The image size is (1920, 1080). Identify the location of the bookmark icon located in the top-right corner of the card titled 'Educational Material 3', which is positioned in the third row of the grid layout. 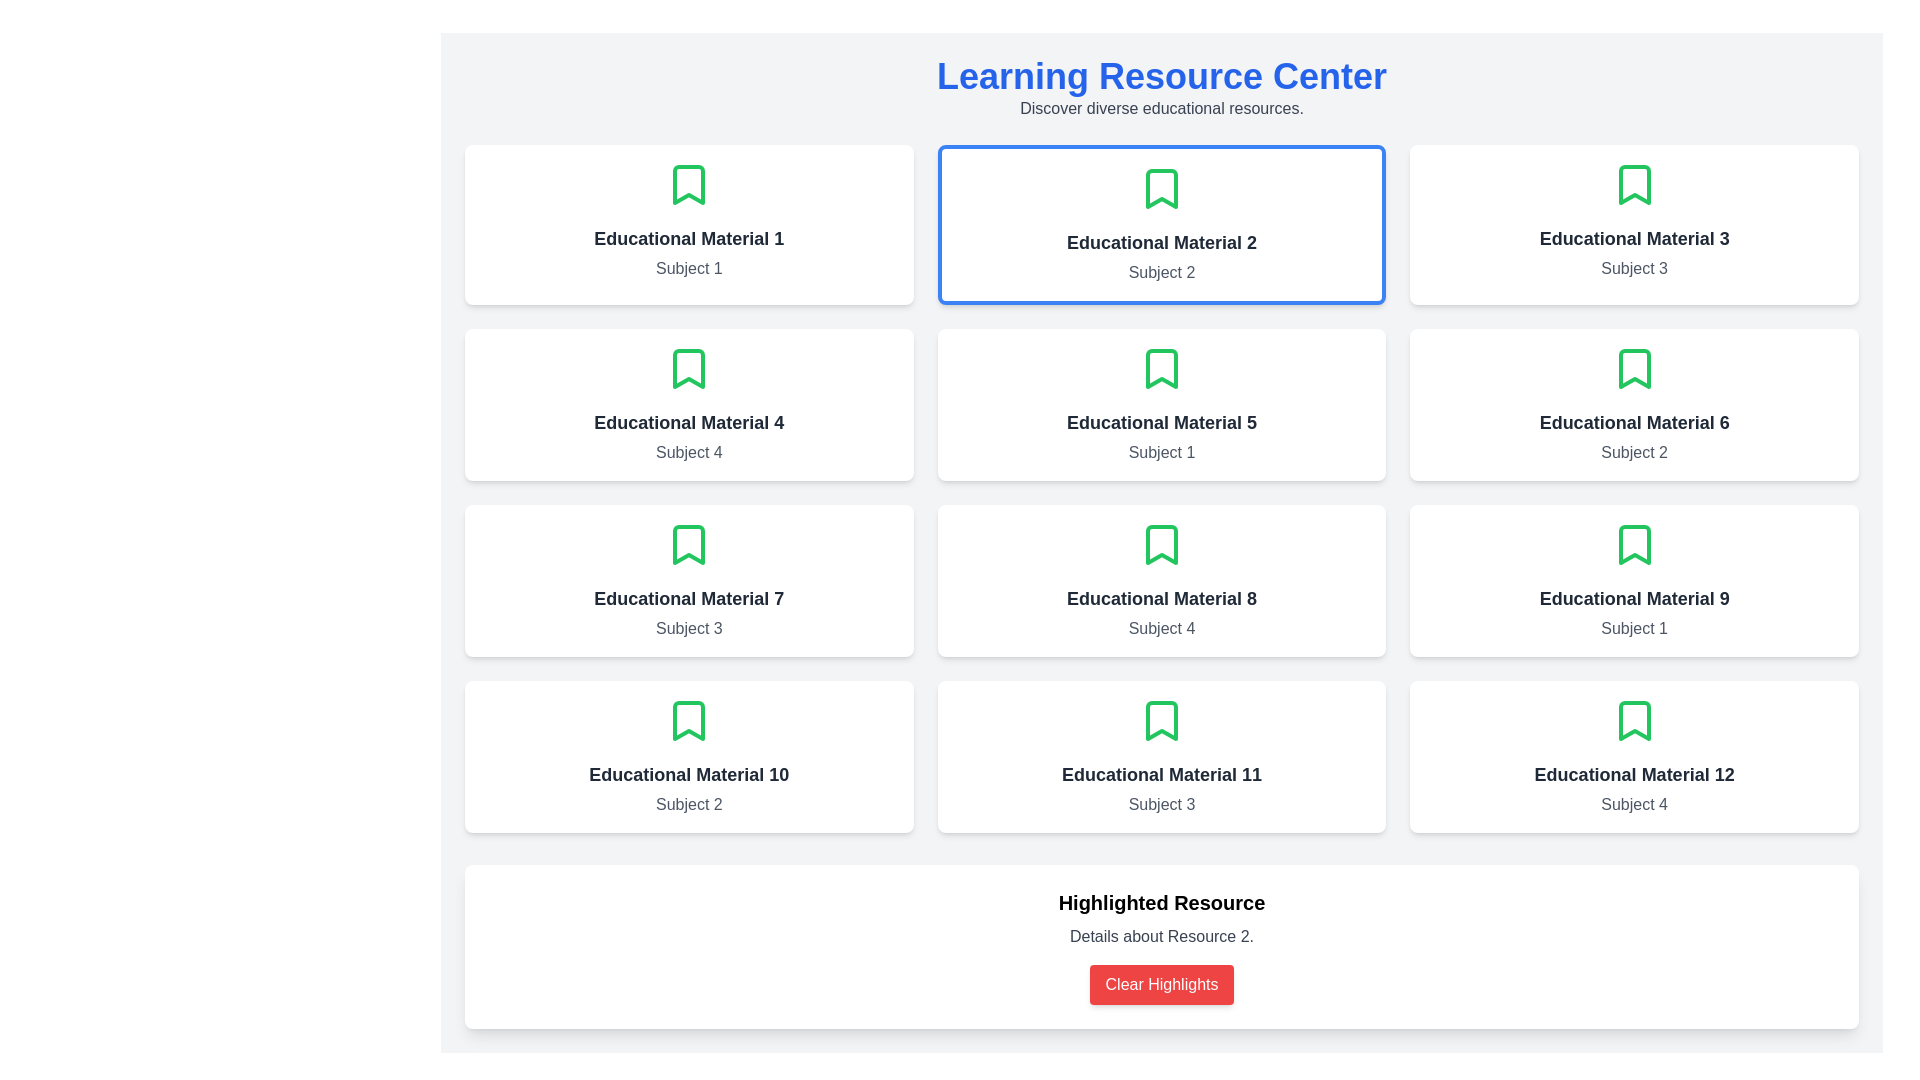
(1634, 185).